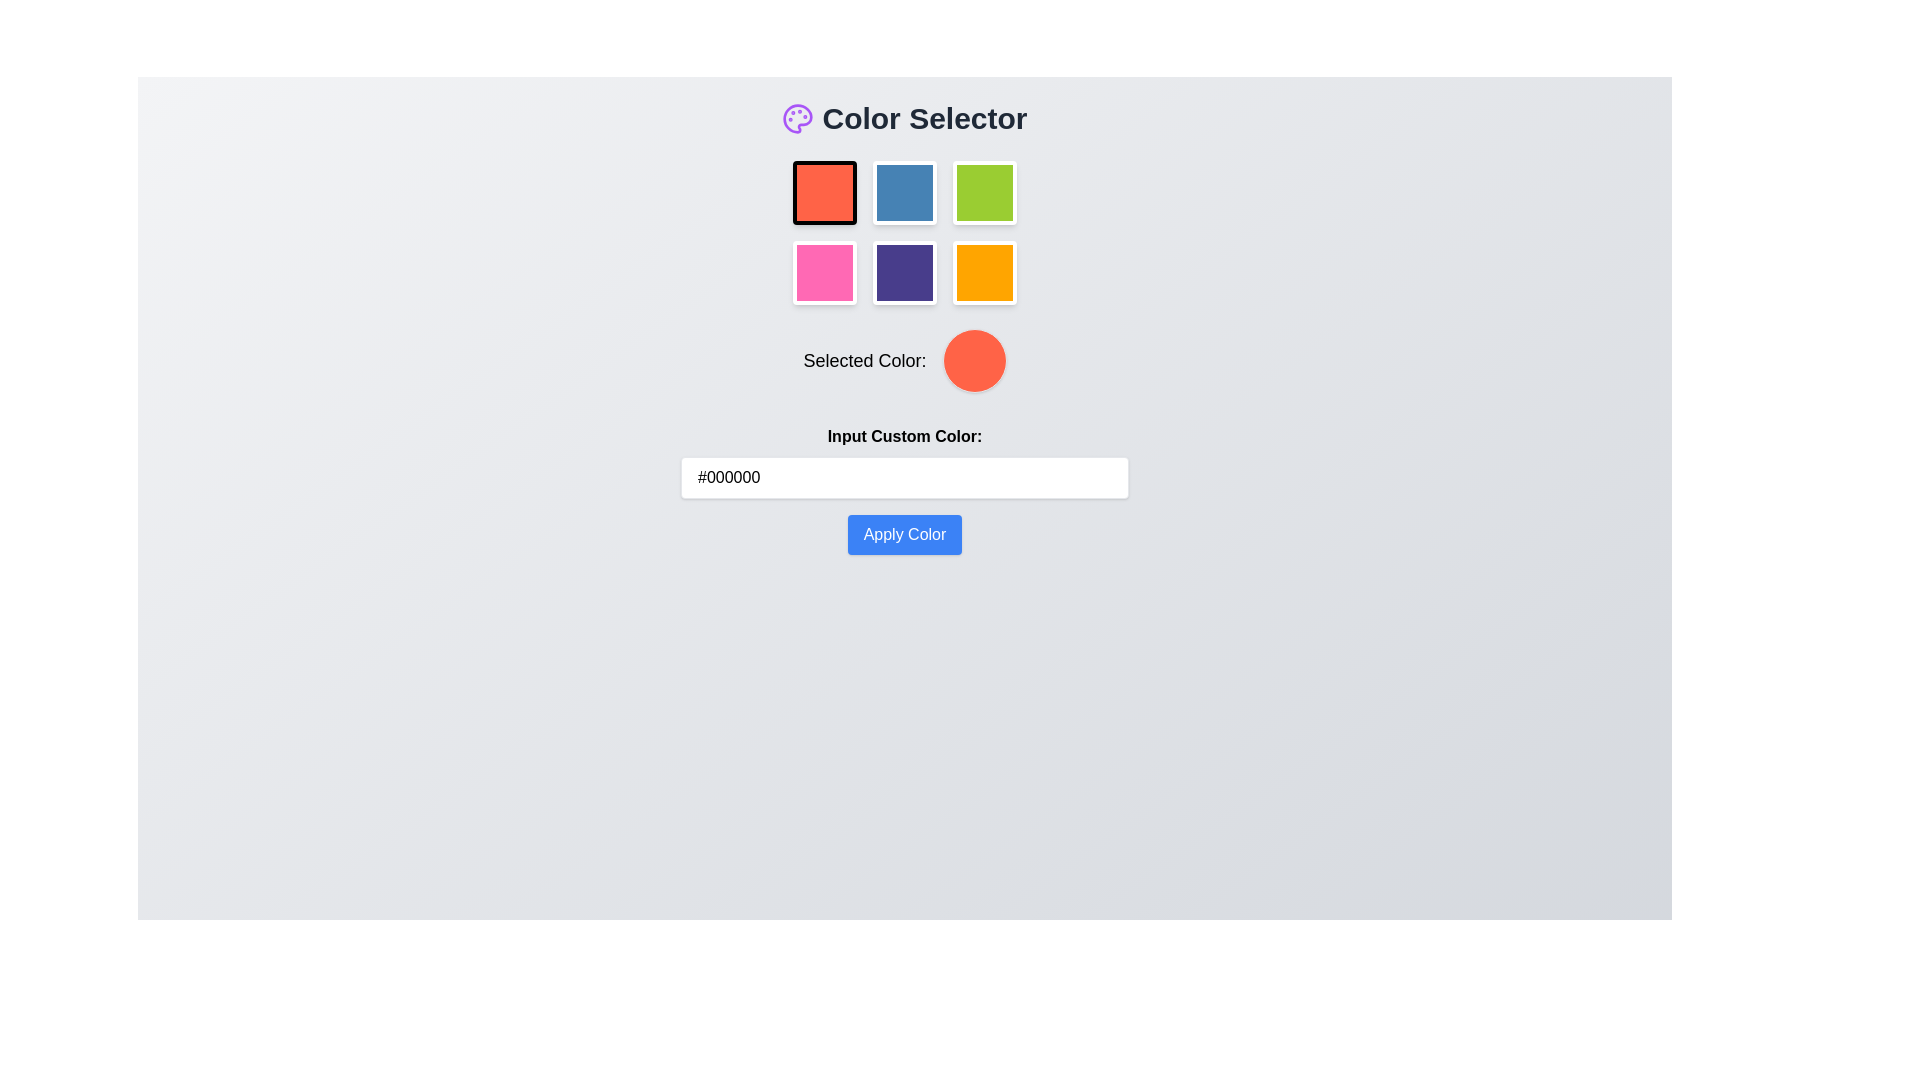  I want to click on the bright green color selection button located in the first row and third column of the color button grid, so click(984, 192).